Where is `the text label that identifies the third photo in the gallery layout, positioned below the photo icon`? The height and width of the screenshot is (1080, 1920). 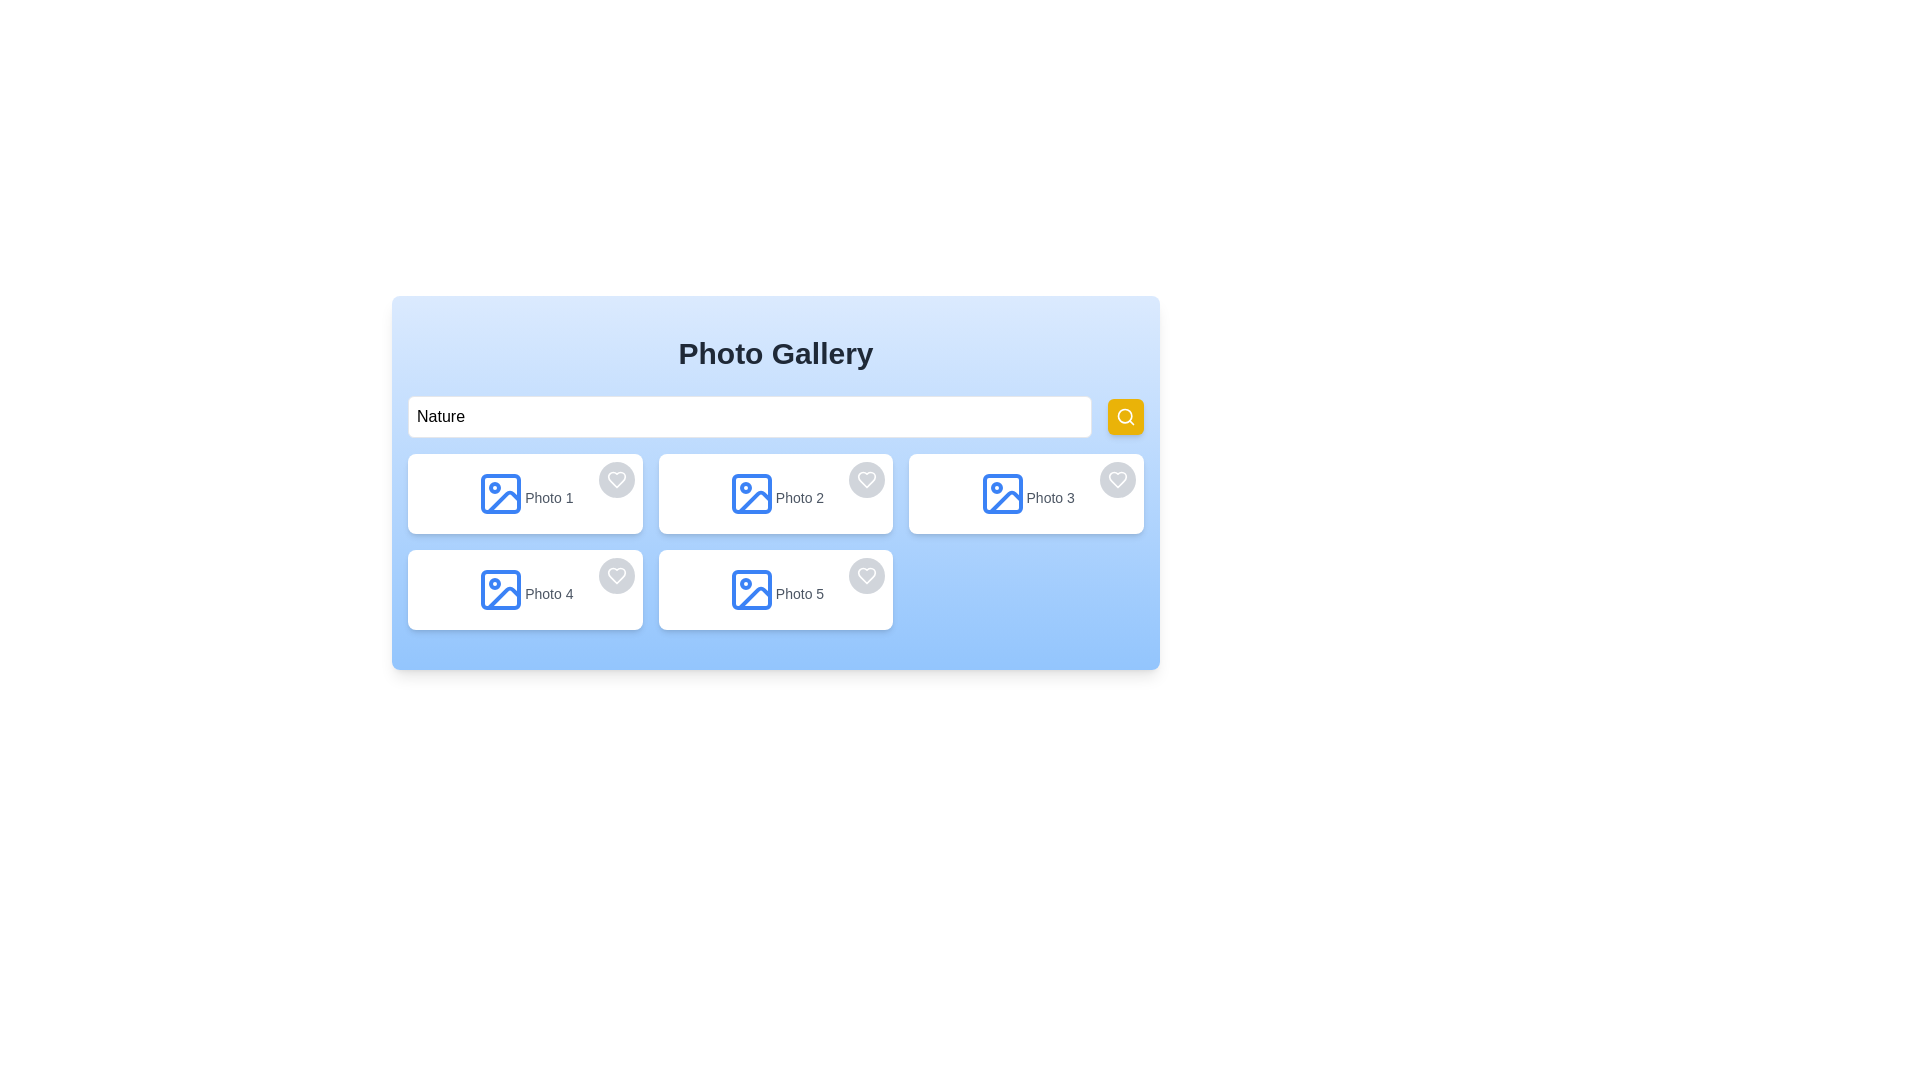
the text label that identifies the third photo in the gallery layout, positioned below the photo icon is located at coordinates (1049, 496).